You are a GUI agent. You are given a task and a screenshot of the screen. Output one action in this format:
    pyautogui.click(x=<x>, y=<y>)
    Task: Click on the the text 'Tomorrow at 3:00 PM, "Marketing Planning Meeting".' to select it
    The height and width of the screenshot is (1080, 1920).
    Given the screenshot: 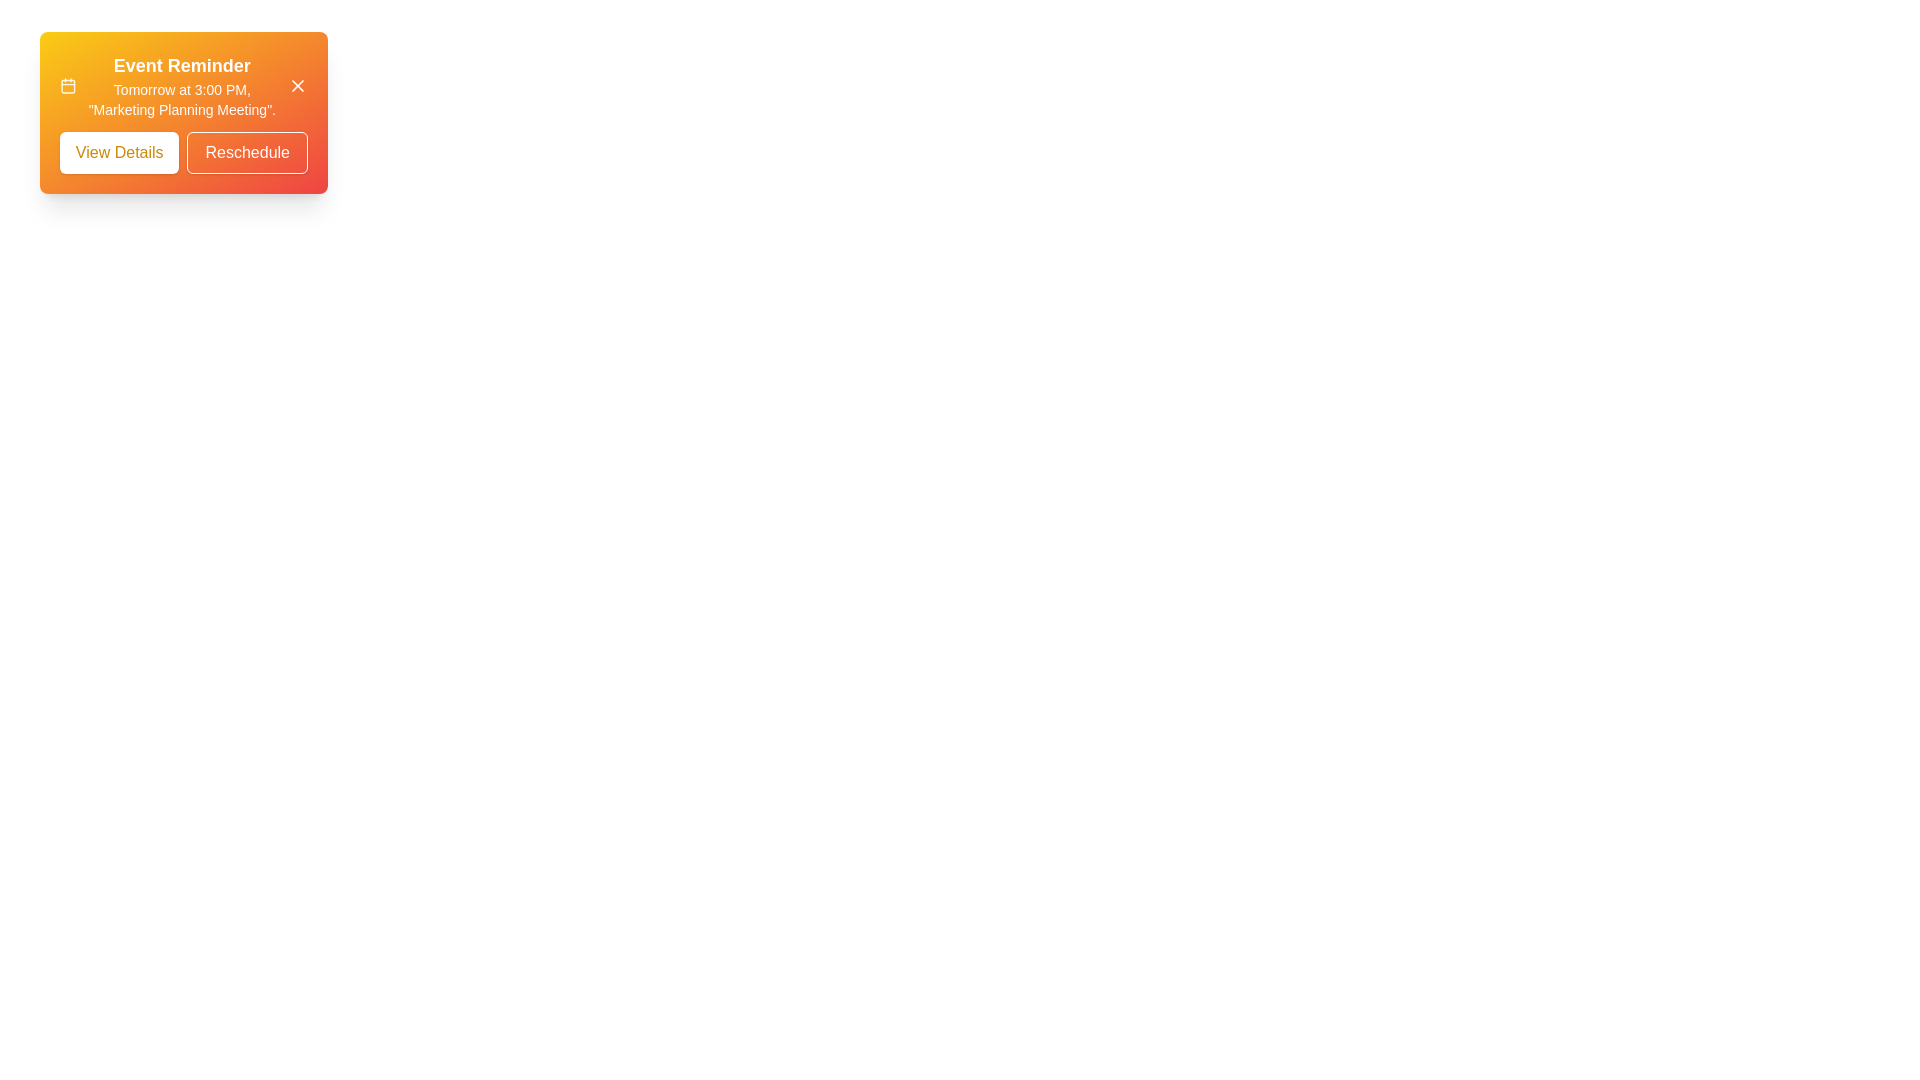 What is the action you would take?
    pyautogui.click(x=182, y=100)
    